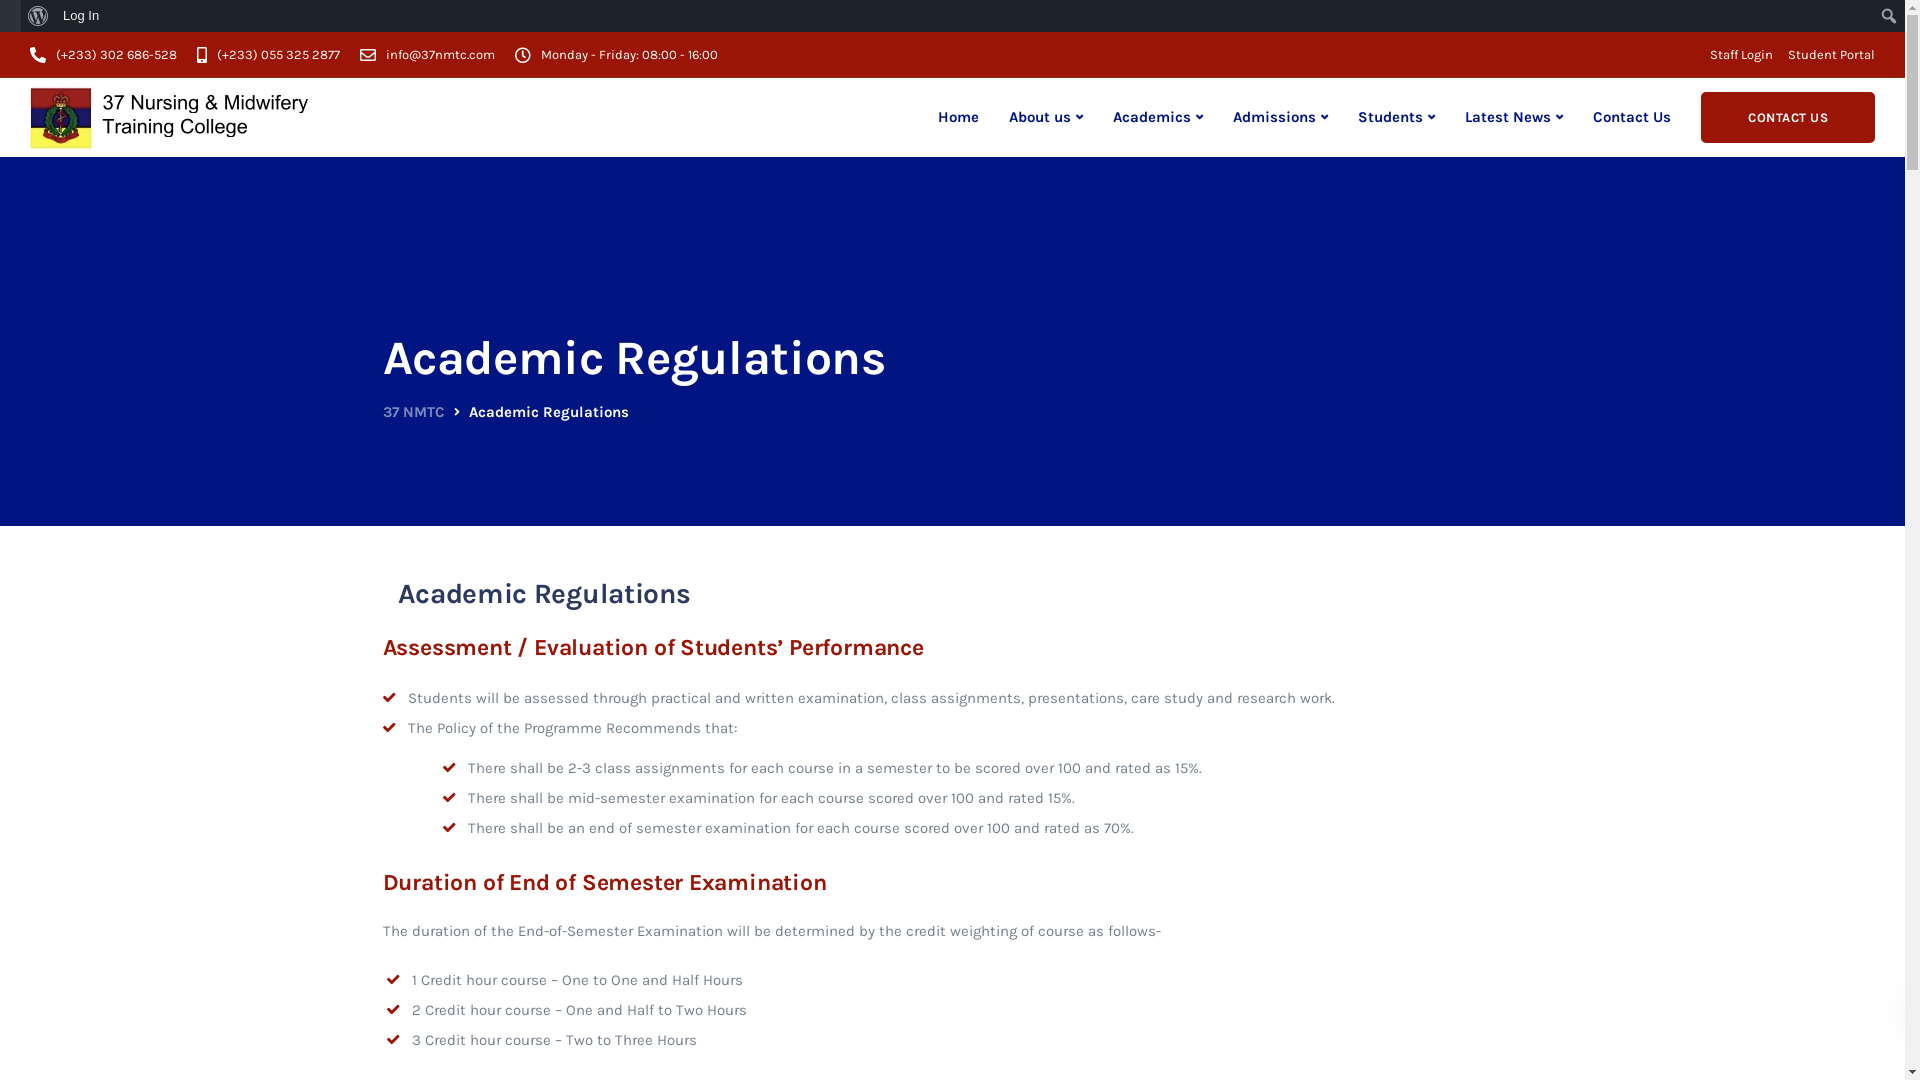 The height and width of the screenshot is (1080, 1920). I want to click on '(+233) 302 686-528', so click(120, 53).